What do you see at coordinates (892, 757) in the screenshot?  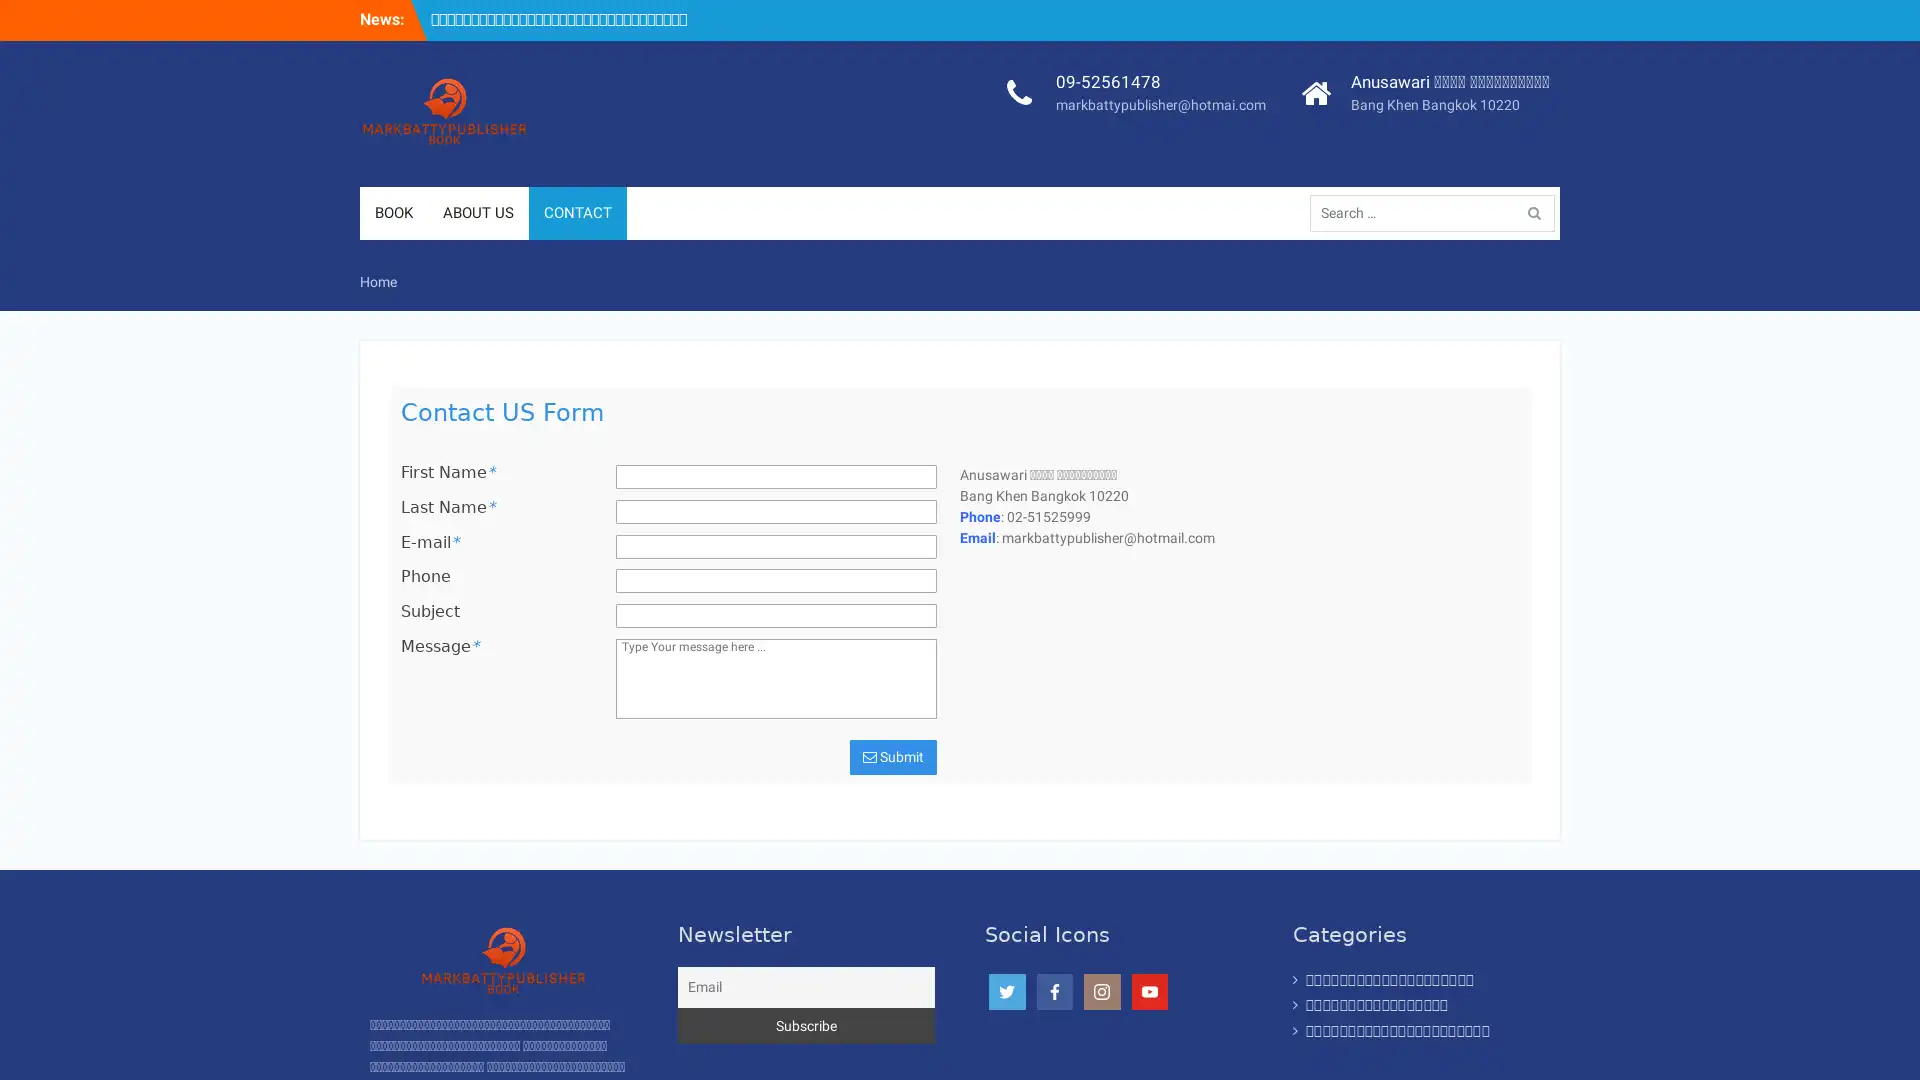 I see `Submit` at bounding box center [892, 757].